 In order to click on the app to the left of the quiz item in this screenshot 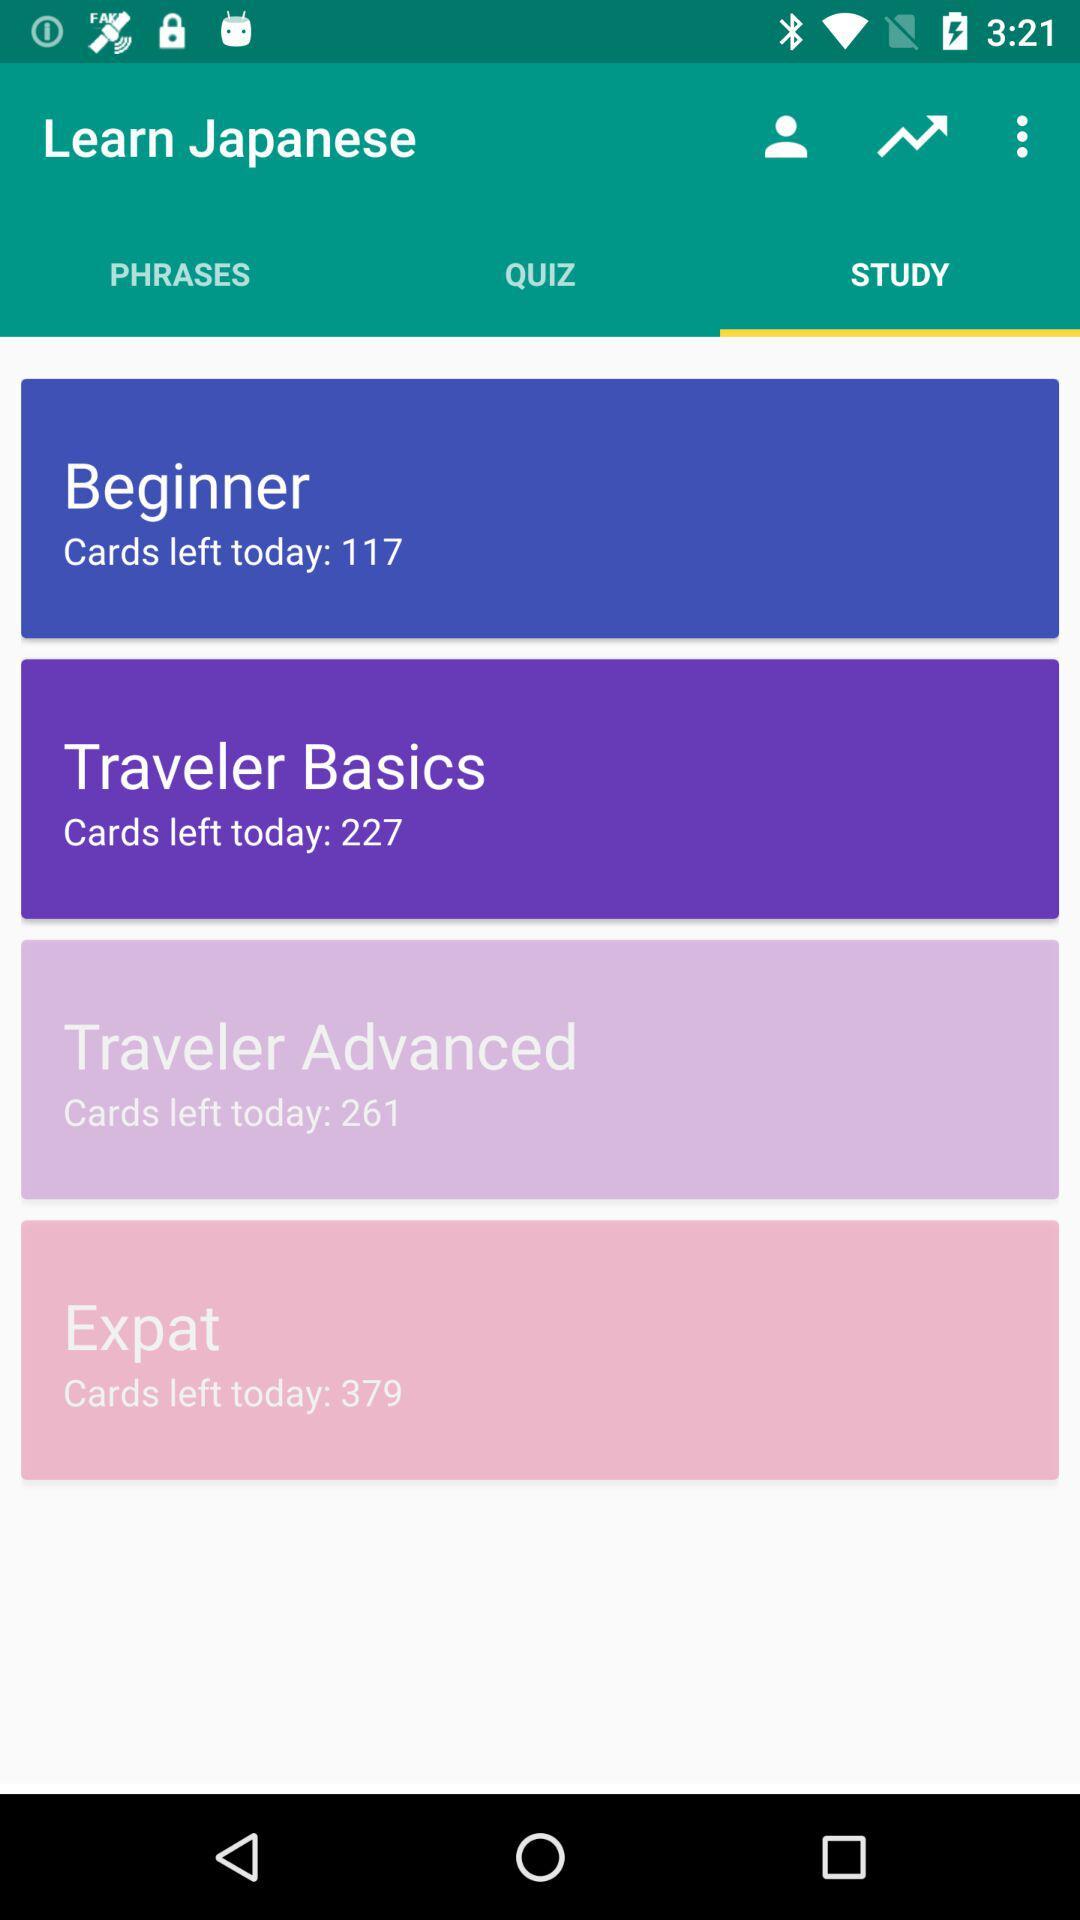, I will do `click(180, 272)`.